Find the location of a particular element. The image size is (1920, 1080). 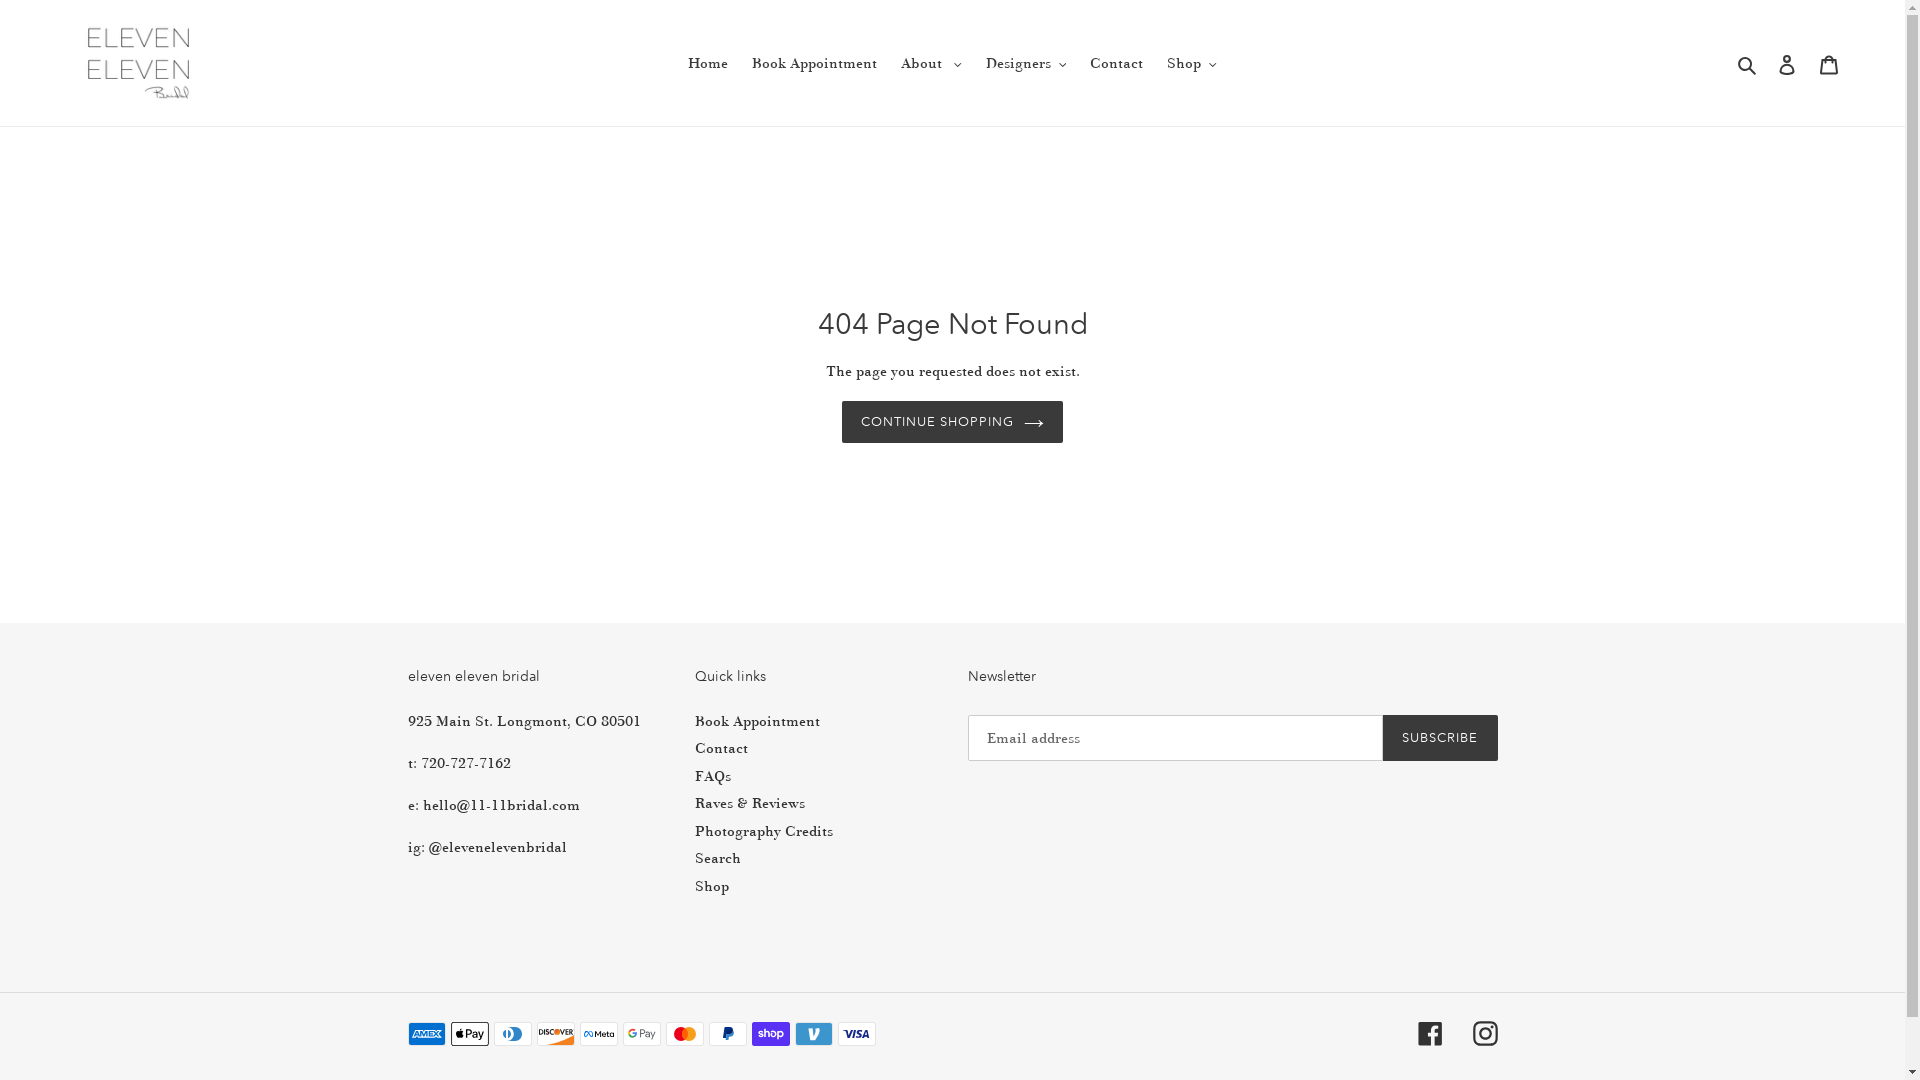

'CONTINUE SHOPPING' is located at coordinates (952, 420).